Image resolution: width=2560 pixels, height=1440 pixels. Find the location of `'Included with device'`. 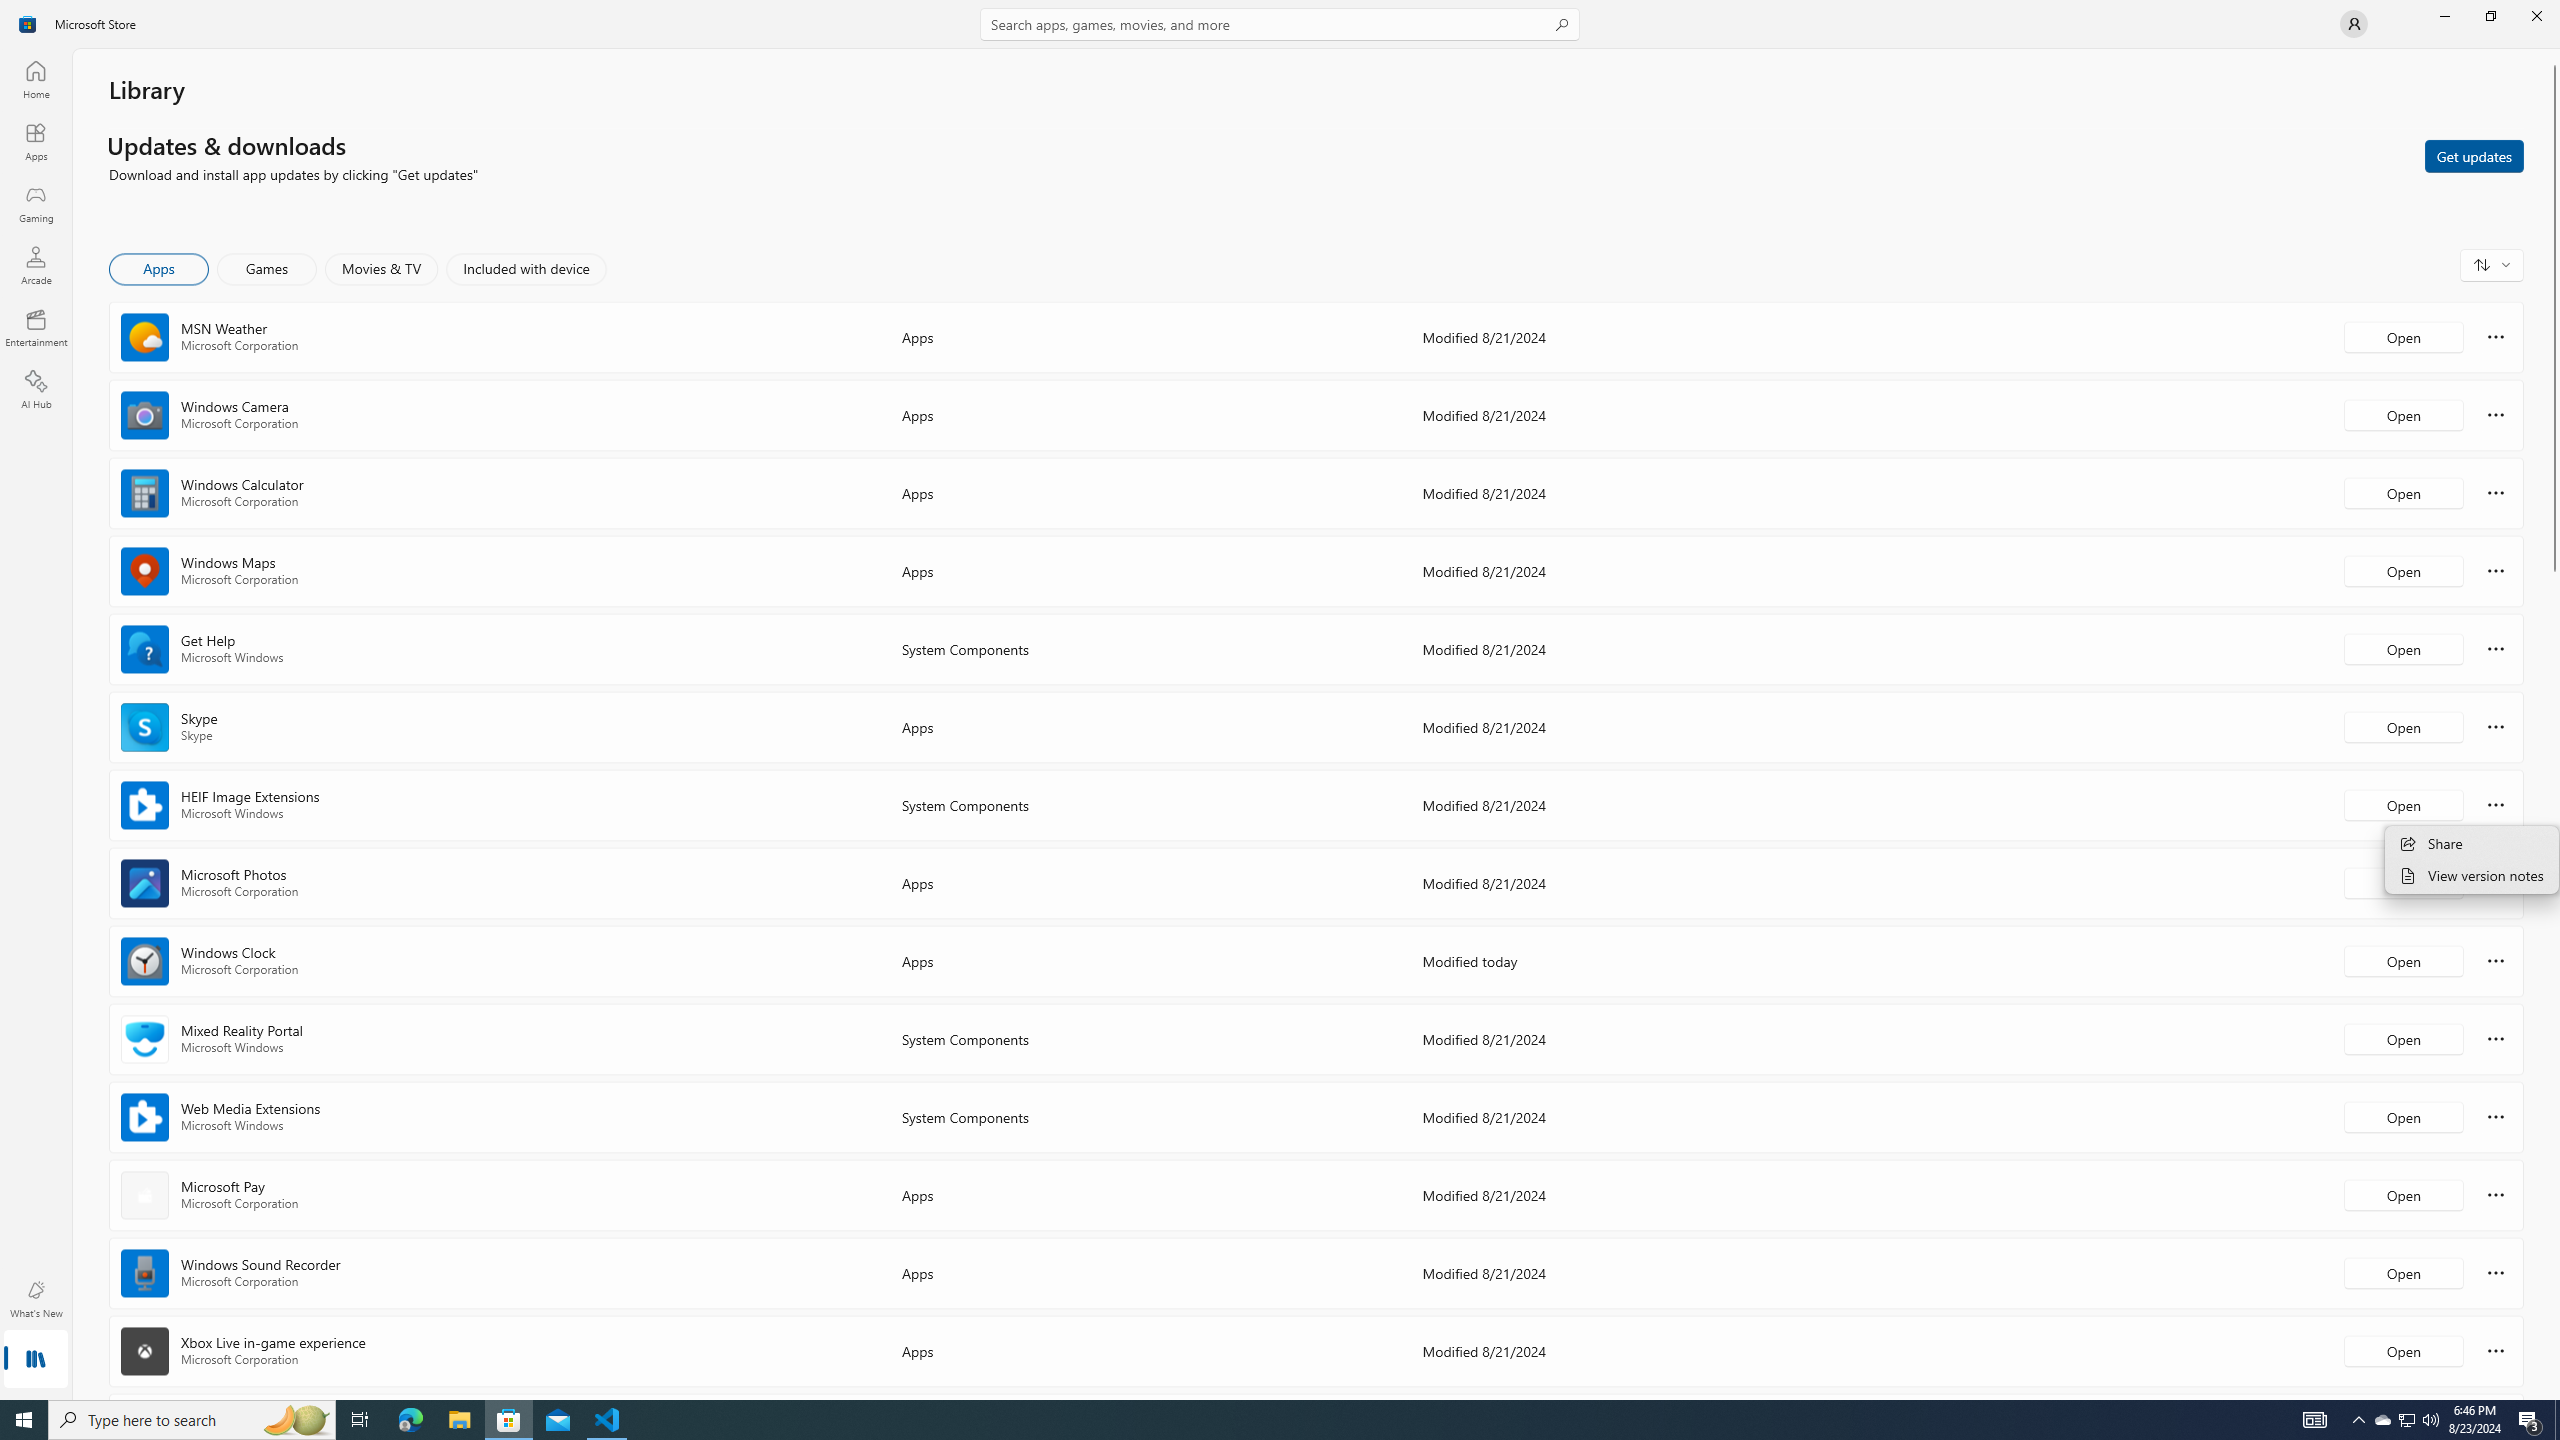

'Included with device' is located at coordinates (525, 268).